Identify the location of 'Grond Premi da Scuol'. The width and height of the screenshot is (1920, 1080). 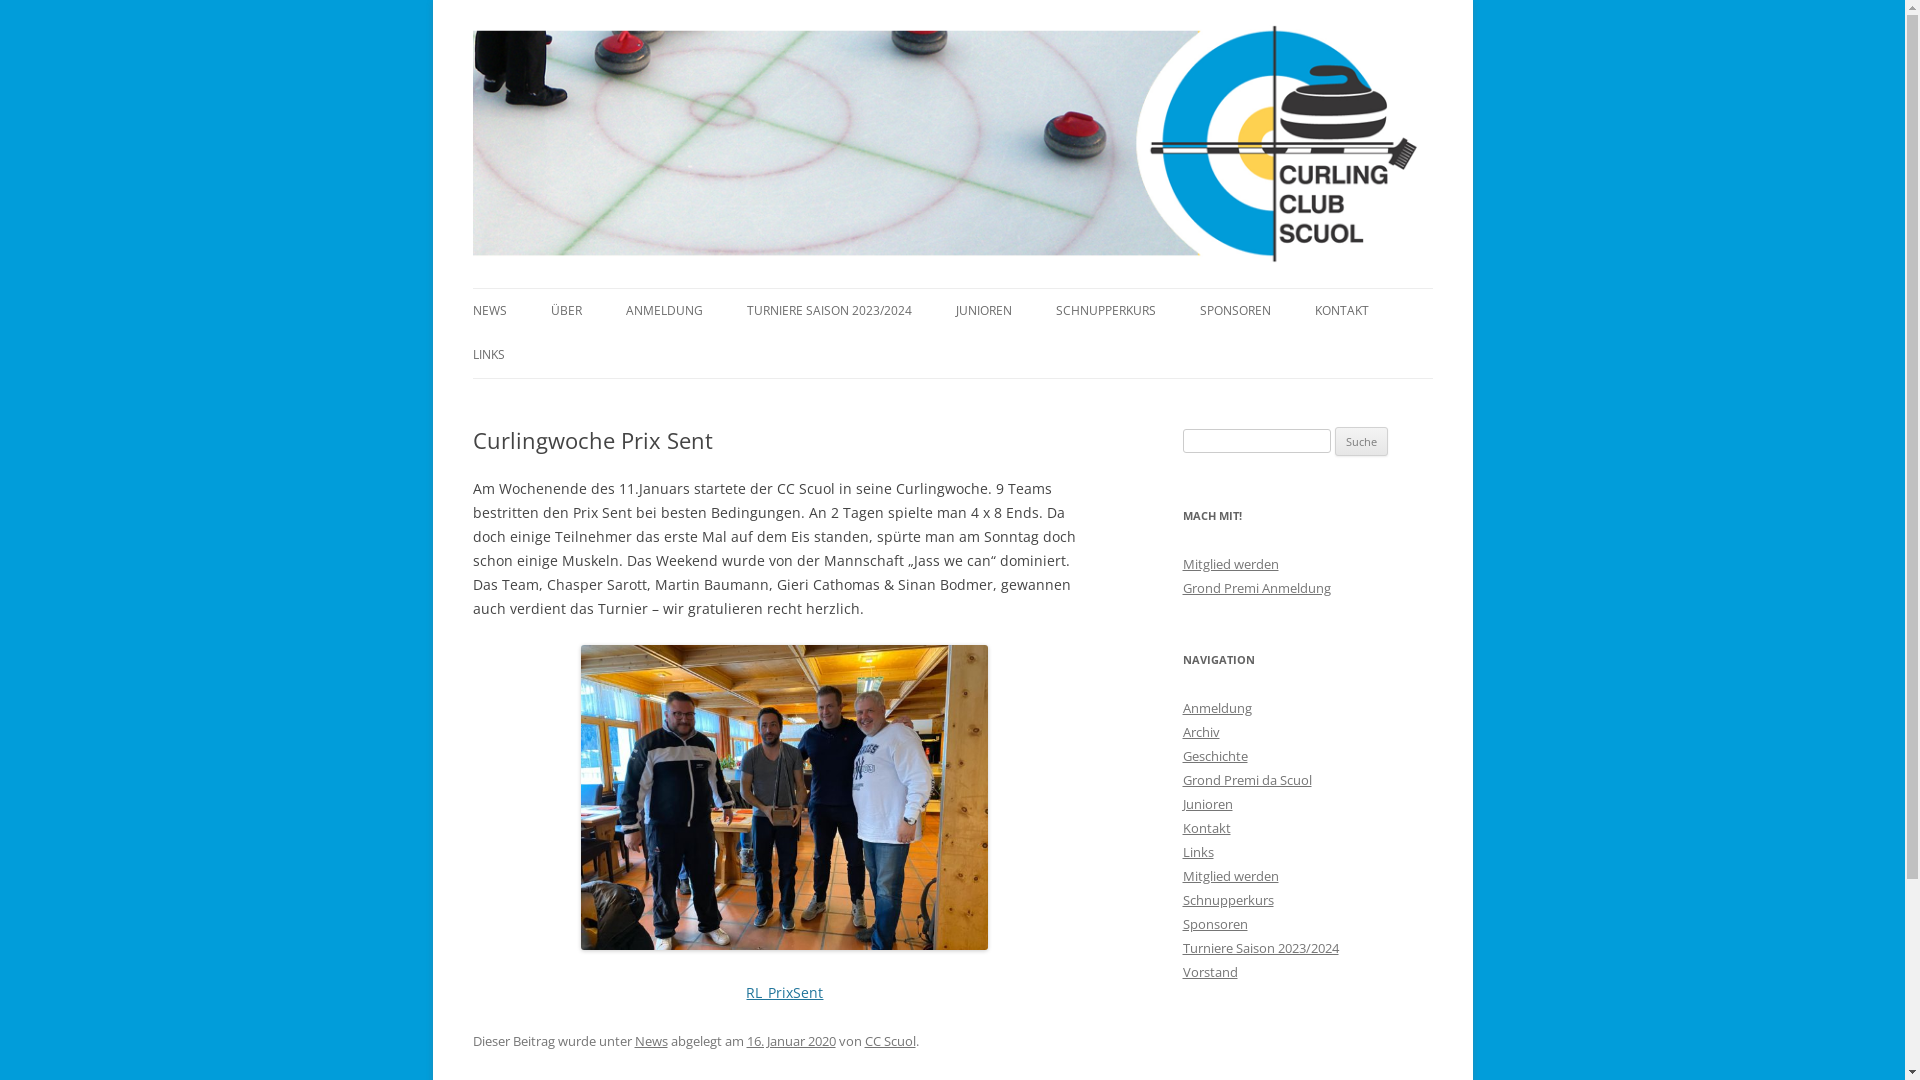
(1245, 778).